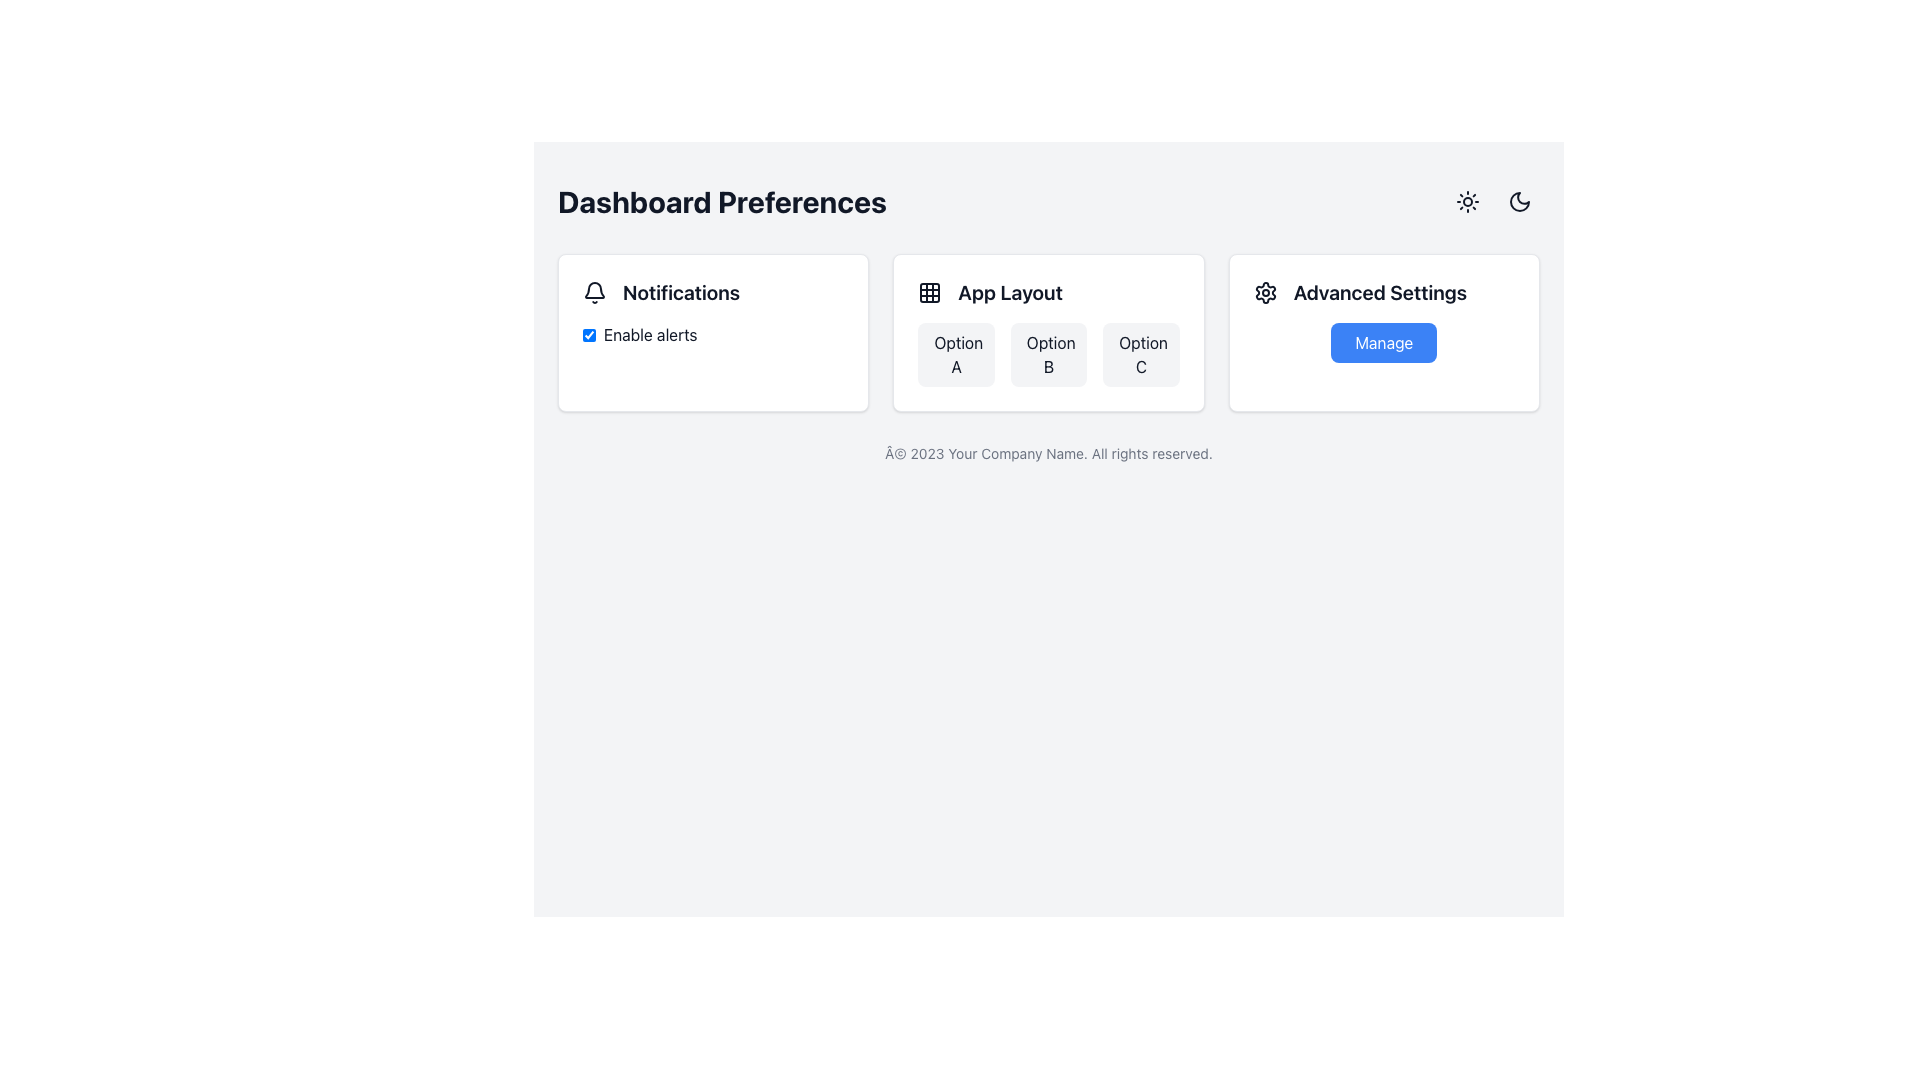  What do you see at coordinates (1264, 293) in the screenshot?
I see `the gear-shaped icon representing settings located in the 'Advanced Settings' section` at bounding box center [1264, 293].